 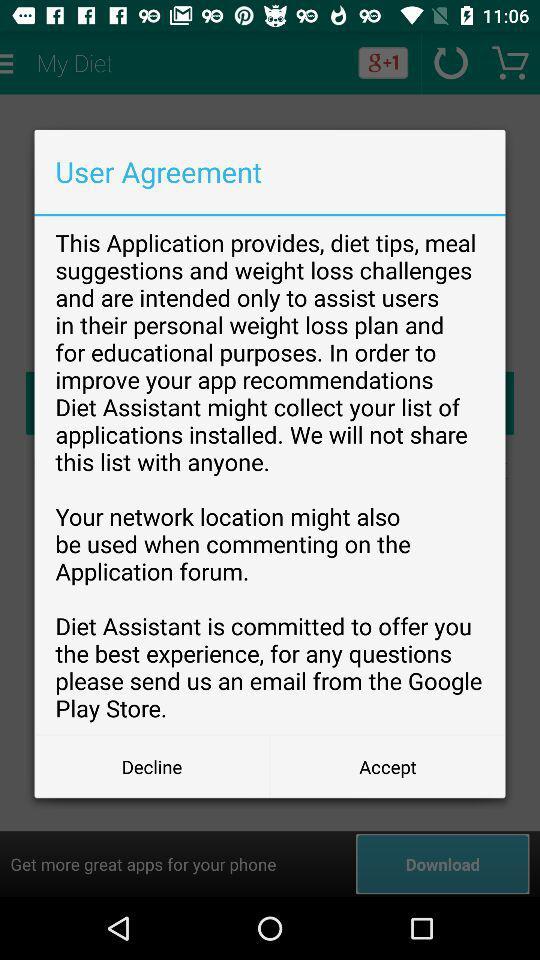 What do you see at coordinates (151, 765) in the screenshot?
I see `button at the bottom left corner` at bounding box center [151, 765].